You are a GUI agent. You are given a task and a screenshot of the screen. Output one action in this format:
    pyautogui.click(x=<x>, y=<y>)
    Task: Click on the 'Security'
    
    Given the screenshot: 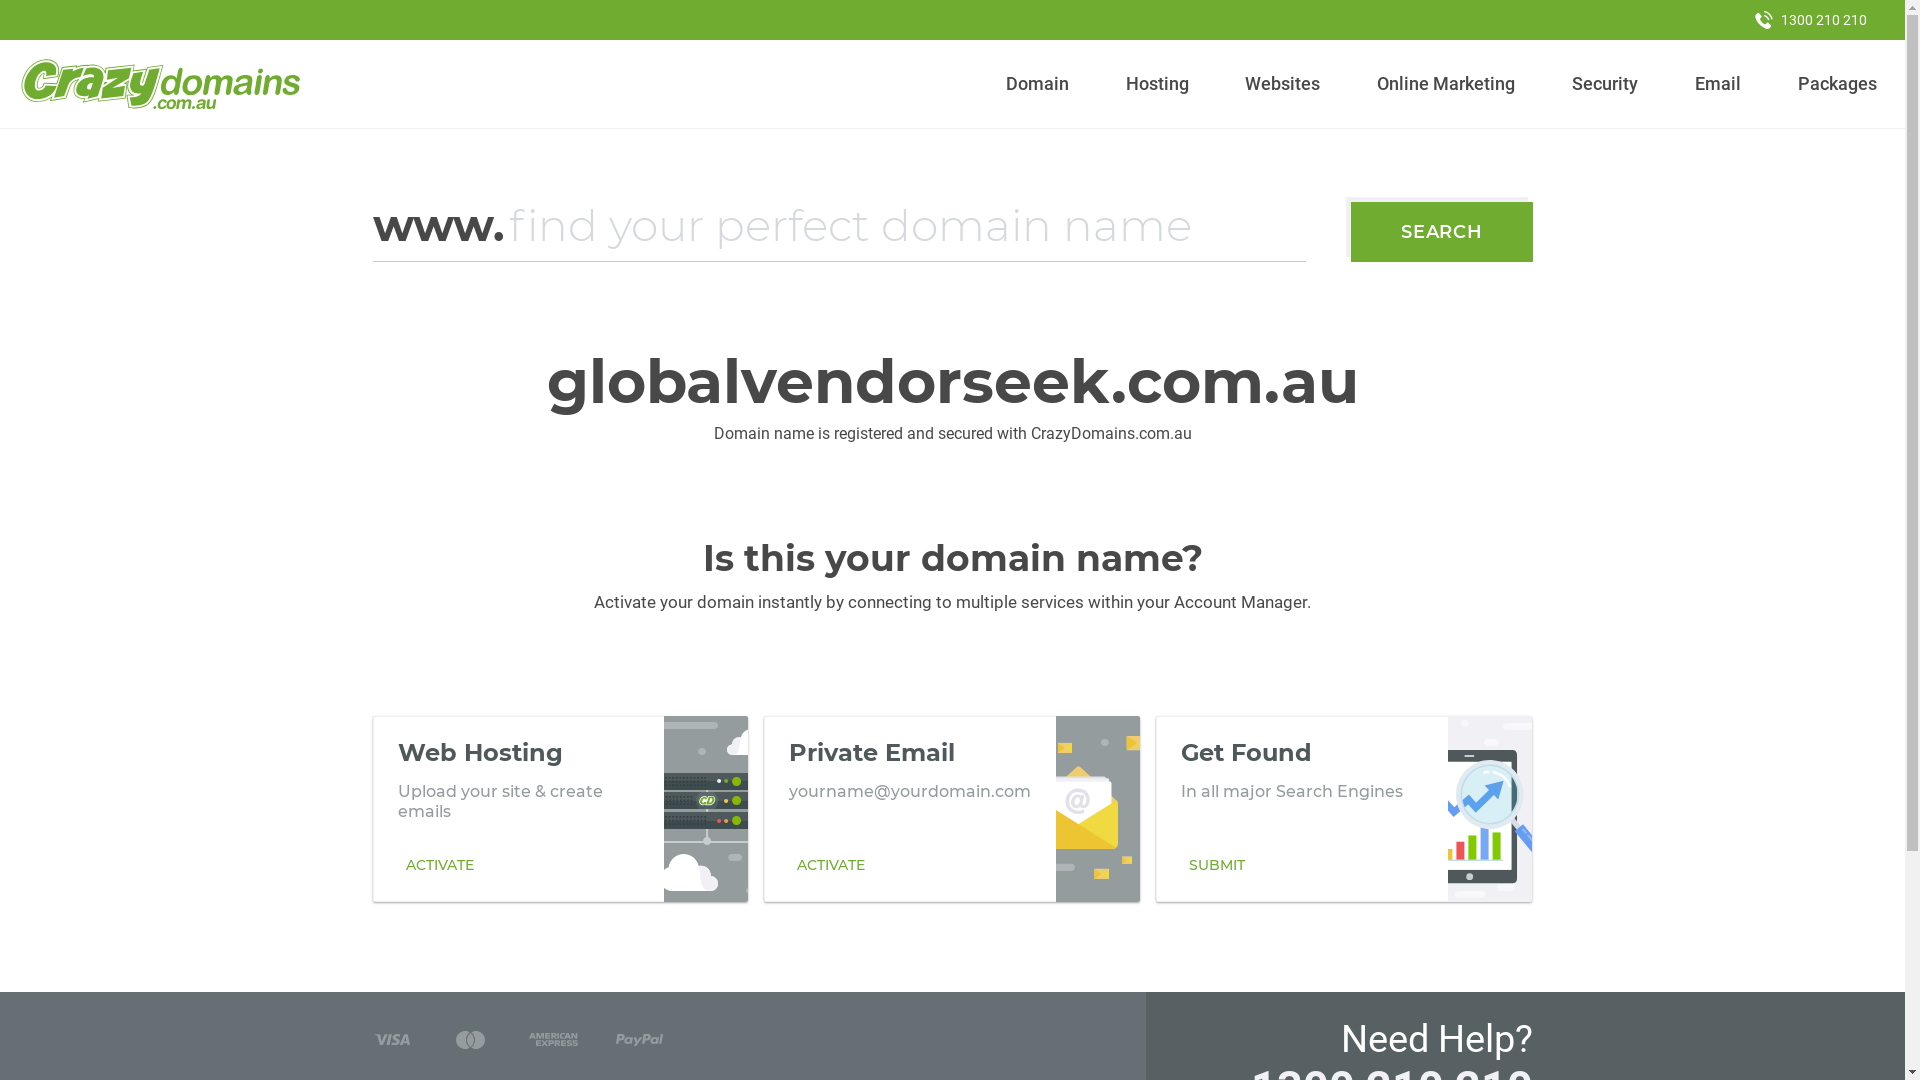 What is the action you would take?
    pyautogui.click(x=1605, y=83)
    